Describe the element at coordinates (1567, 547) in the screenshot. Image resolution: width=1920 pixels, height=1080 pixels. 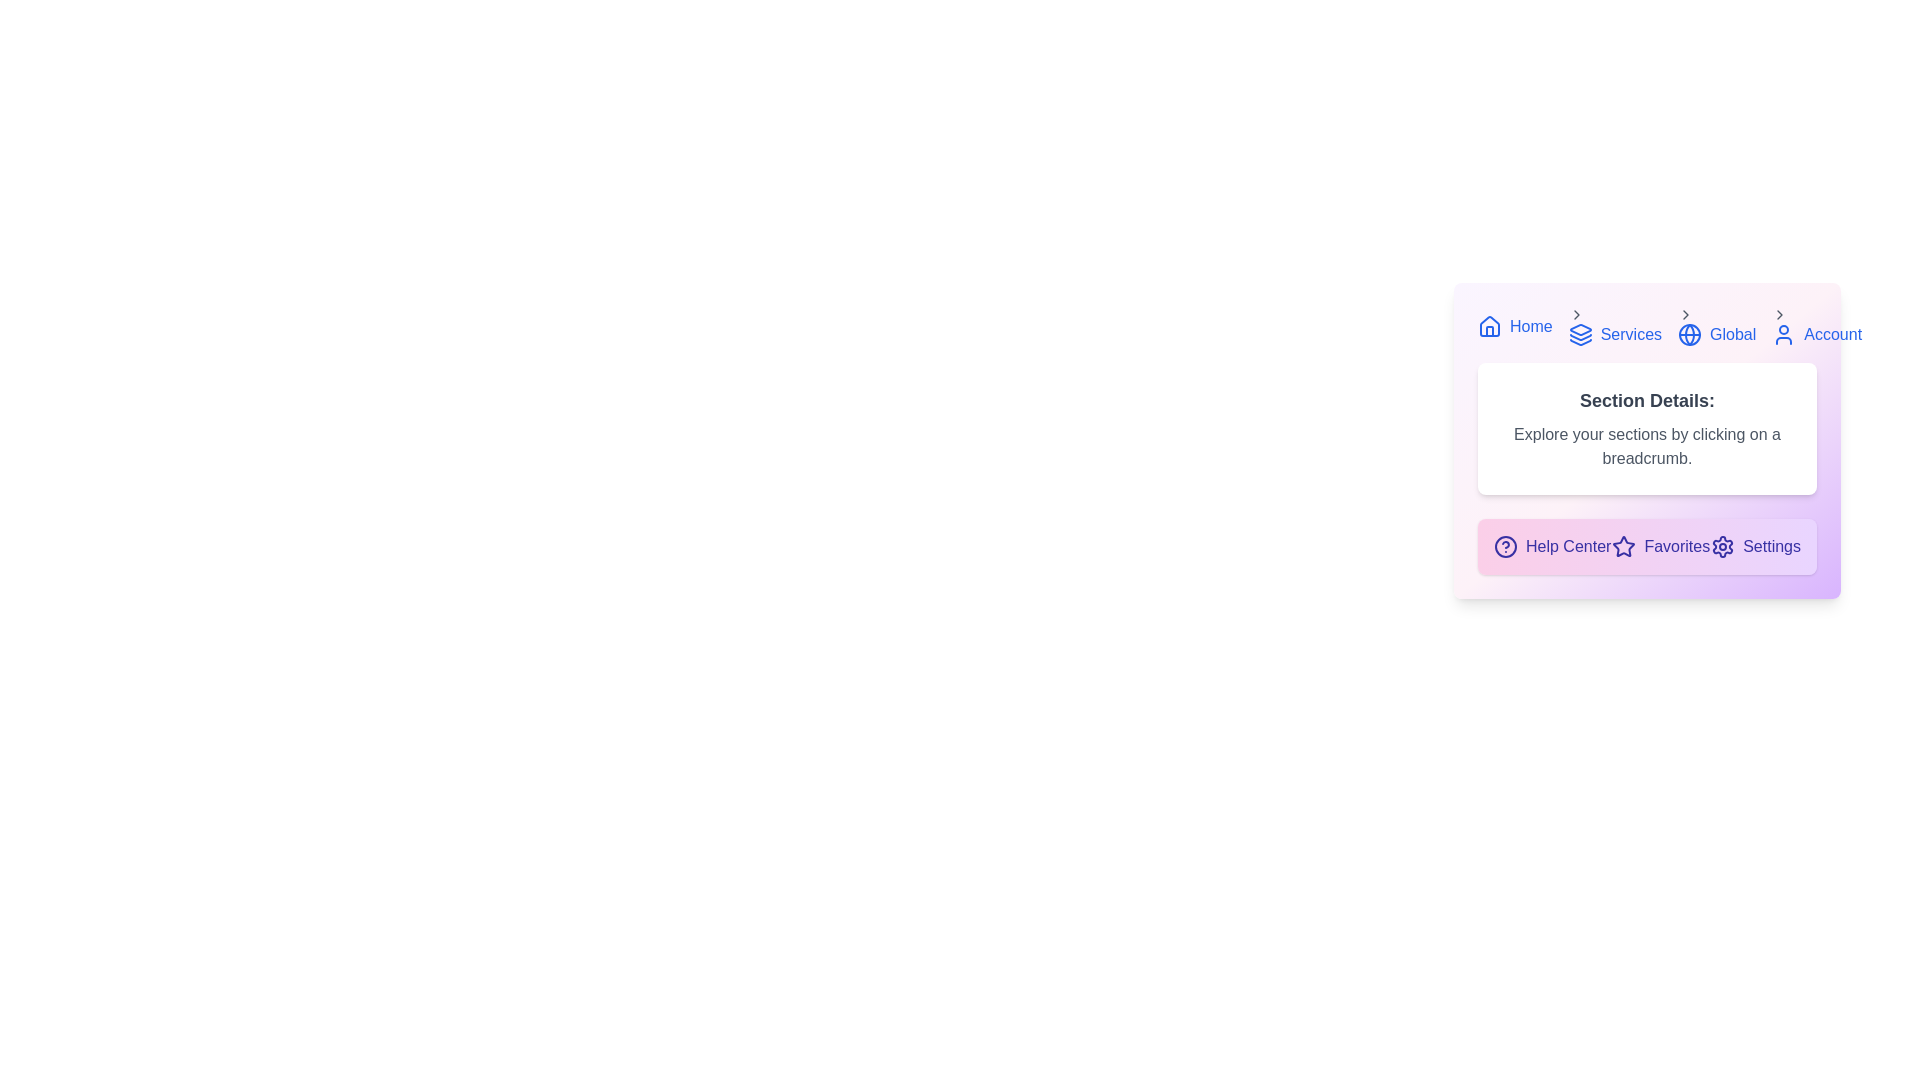
I see `the blue text label reading 'Help Center'` at that location.